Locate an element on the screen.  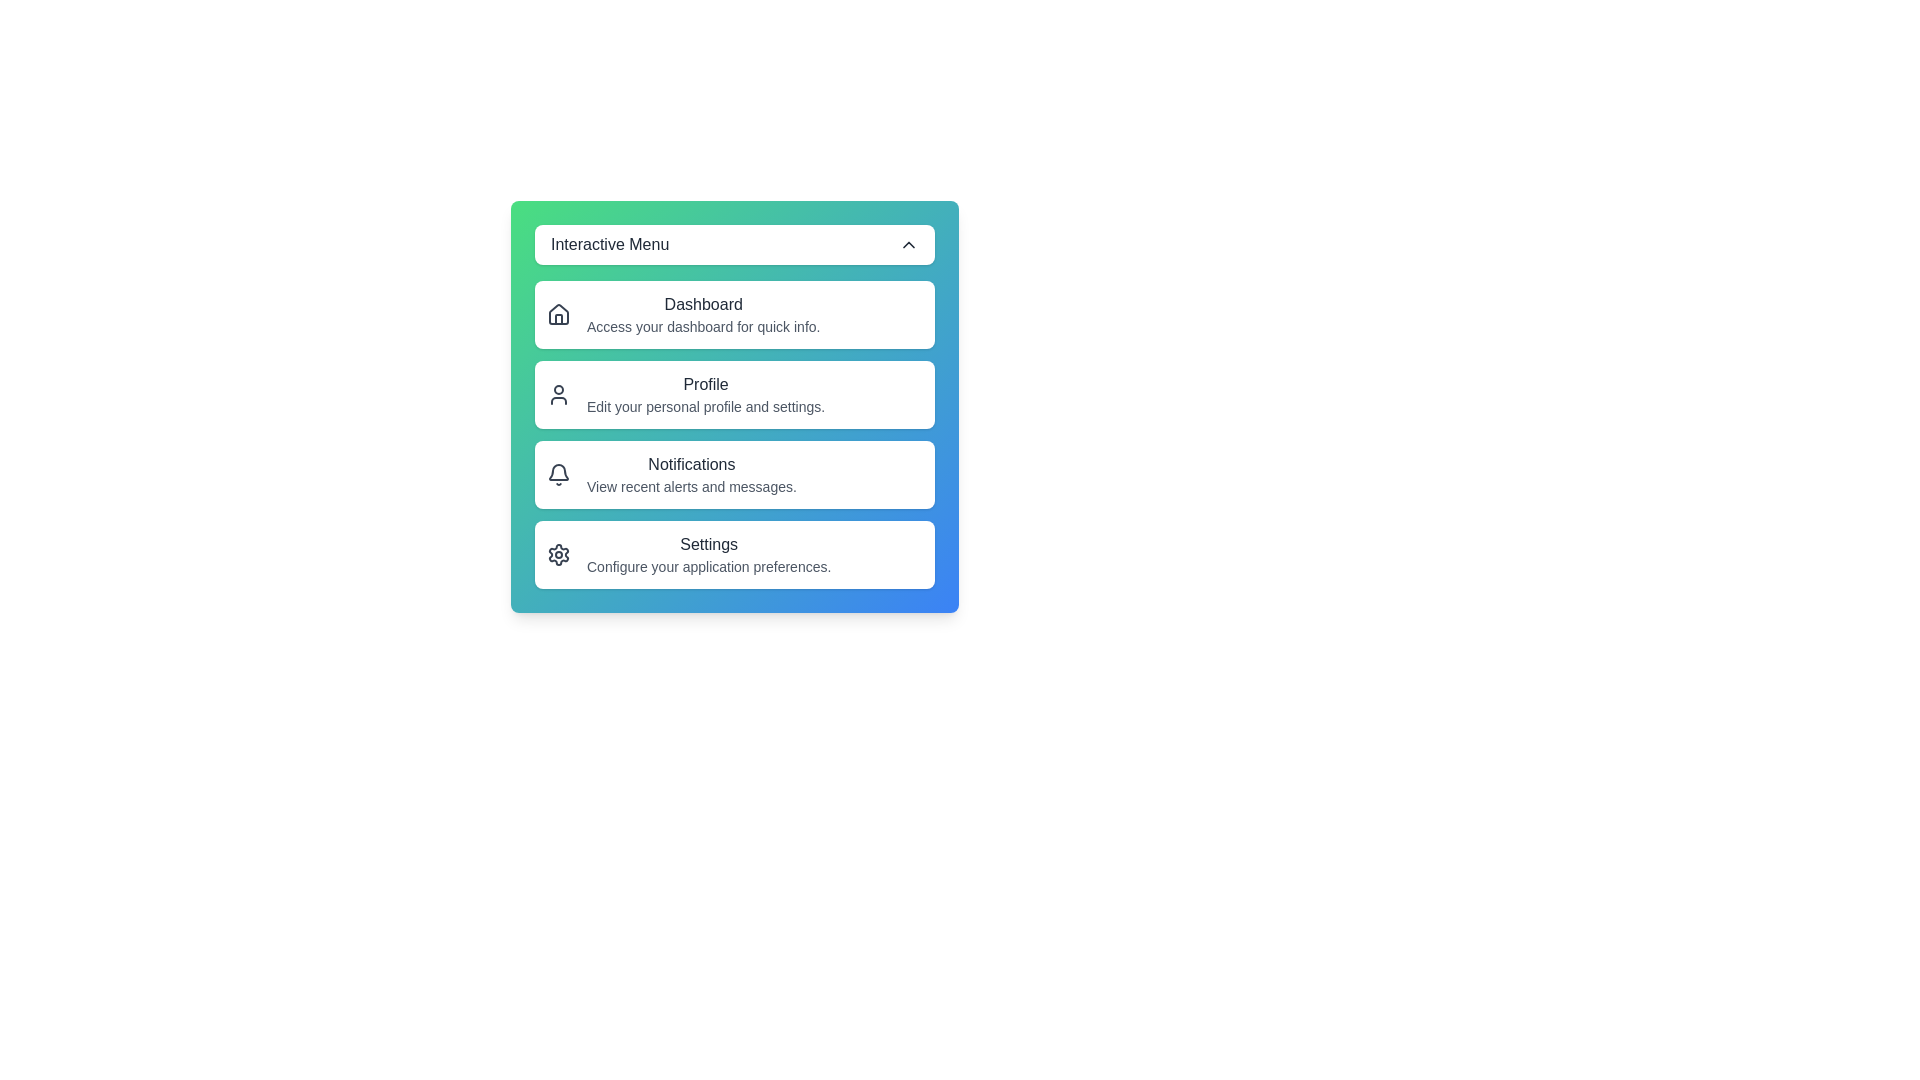
the icon corresponding to Notifications to indicate the action is located at coordinates (558, 474).